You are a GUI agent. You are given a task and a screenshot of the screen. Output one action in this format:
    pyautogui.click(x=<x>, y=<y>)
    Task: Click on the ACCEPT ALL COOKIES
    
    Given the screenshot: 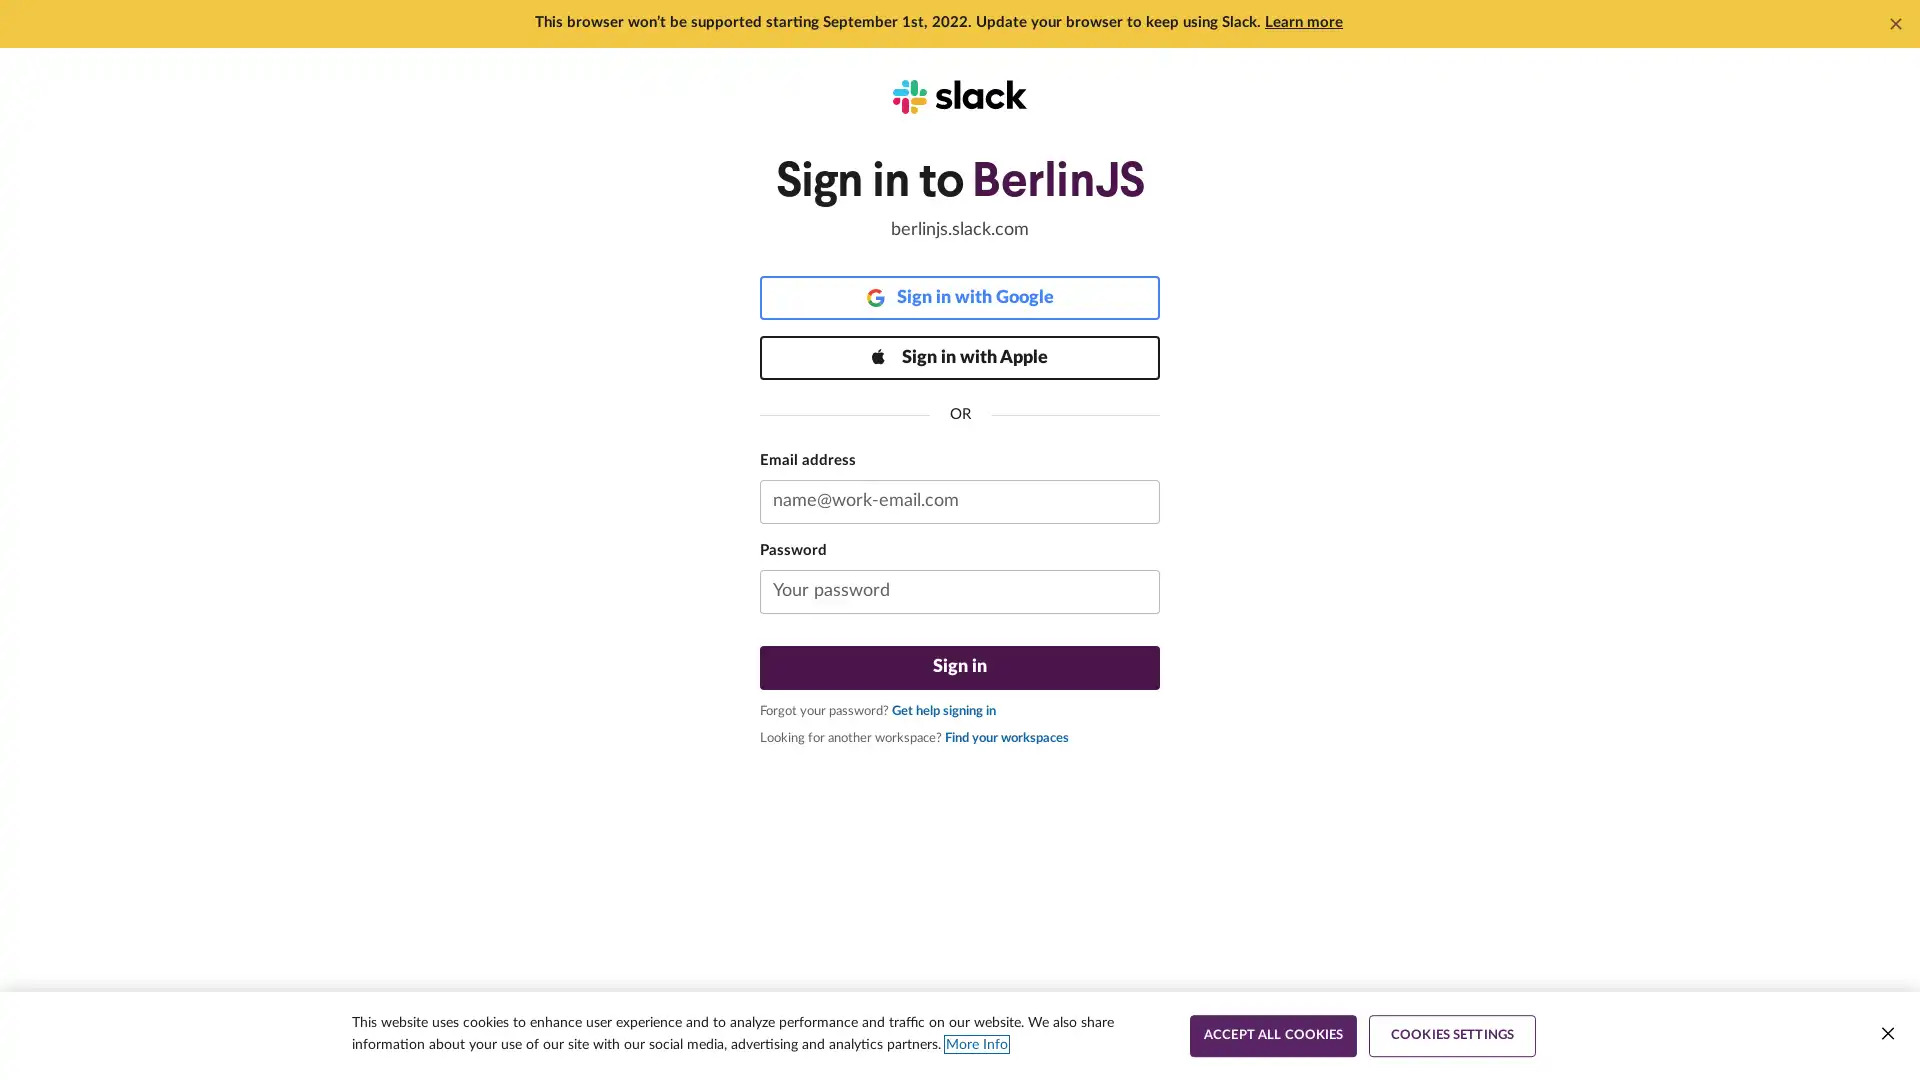 What is the action you would take?
    pyautogui.click(x=1272, y=1035)
    